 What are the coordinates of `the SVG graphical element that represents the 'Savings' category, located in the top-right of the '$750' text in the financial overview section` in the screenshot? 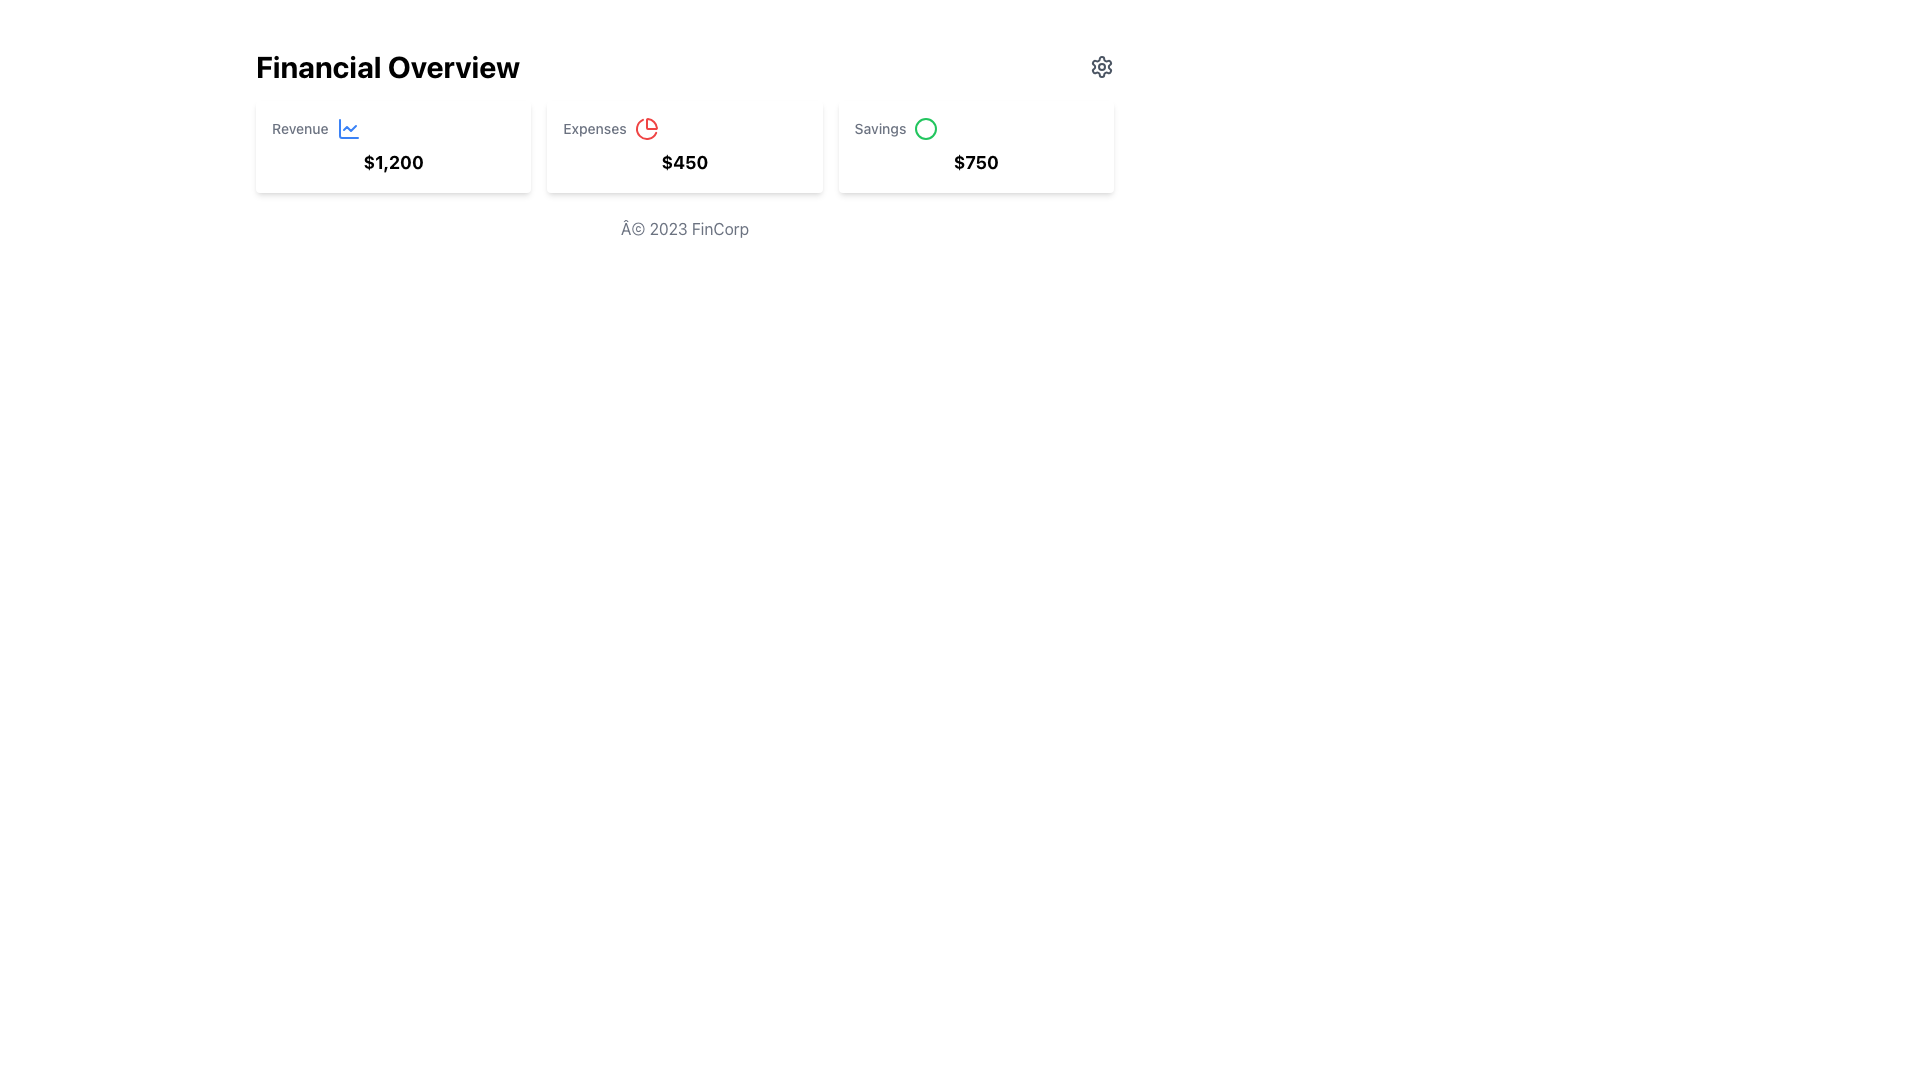 It's located at (925, 128).